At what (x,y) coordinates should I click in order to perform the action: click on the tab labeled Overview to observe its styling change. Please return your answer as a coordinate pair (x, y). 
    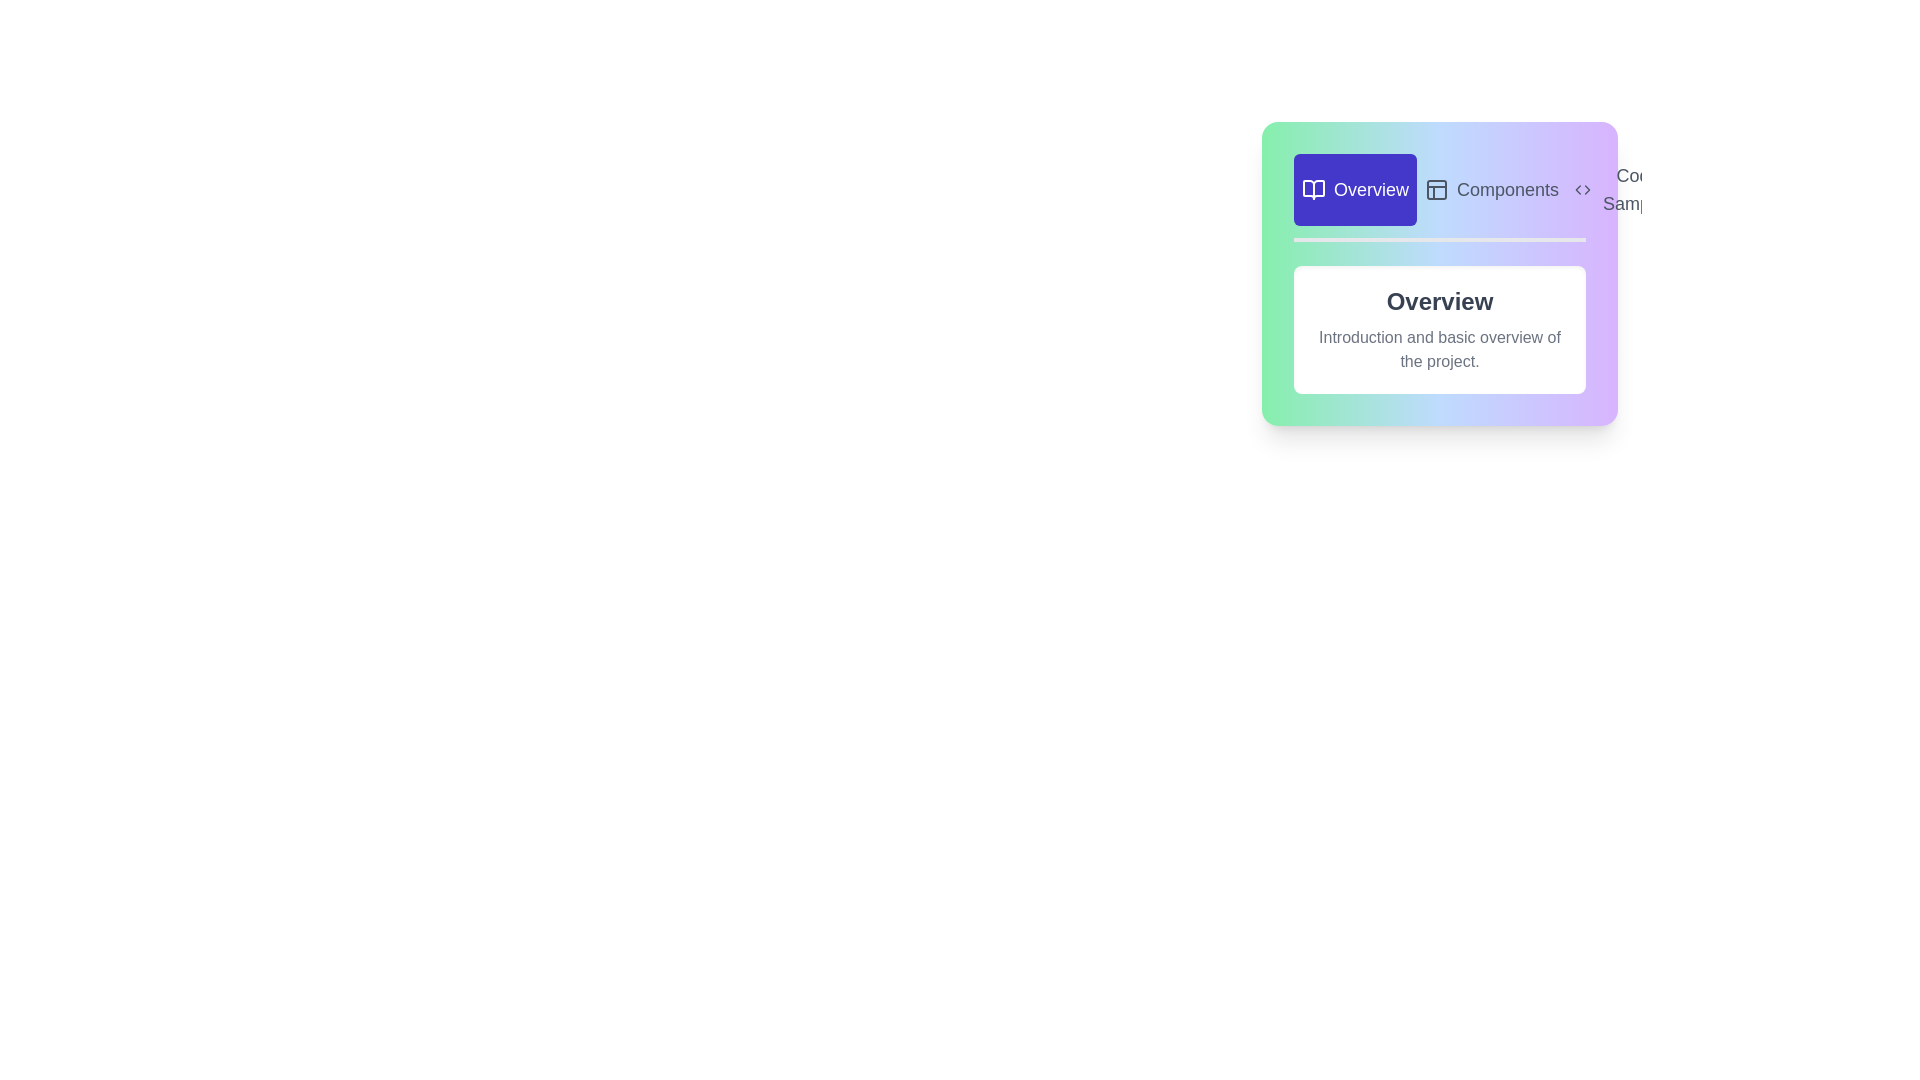
    Looking at the image, I should click on (1354, 189).